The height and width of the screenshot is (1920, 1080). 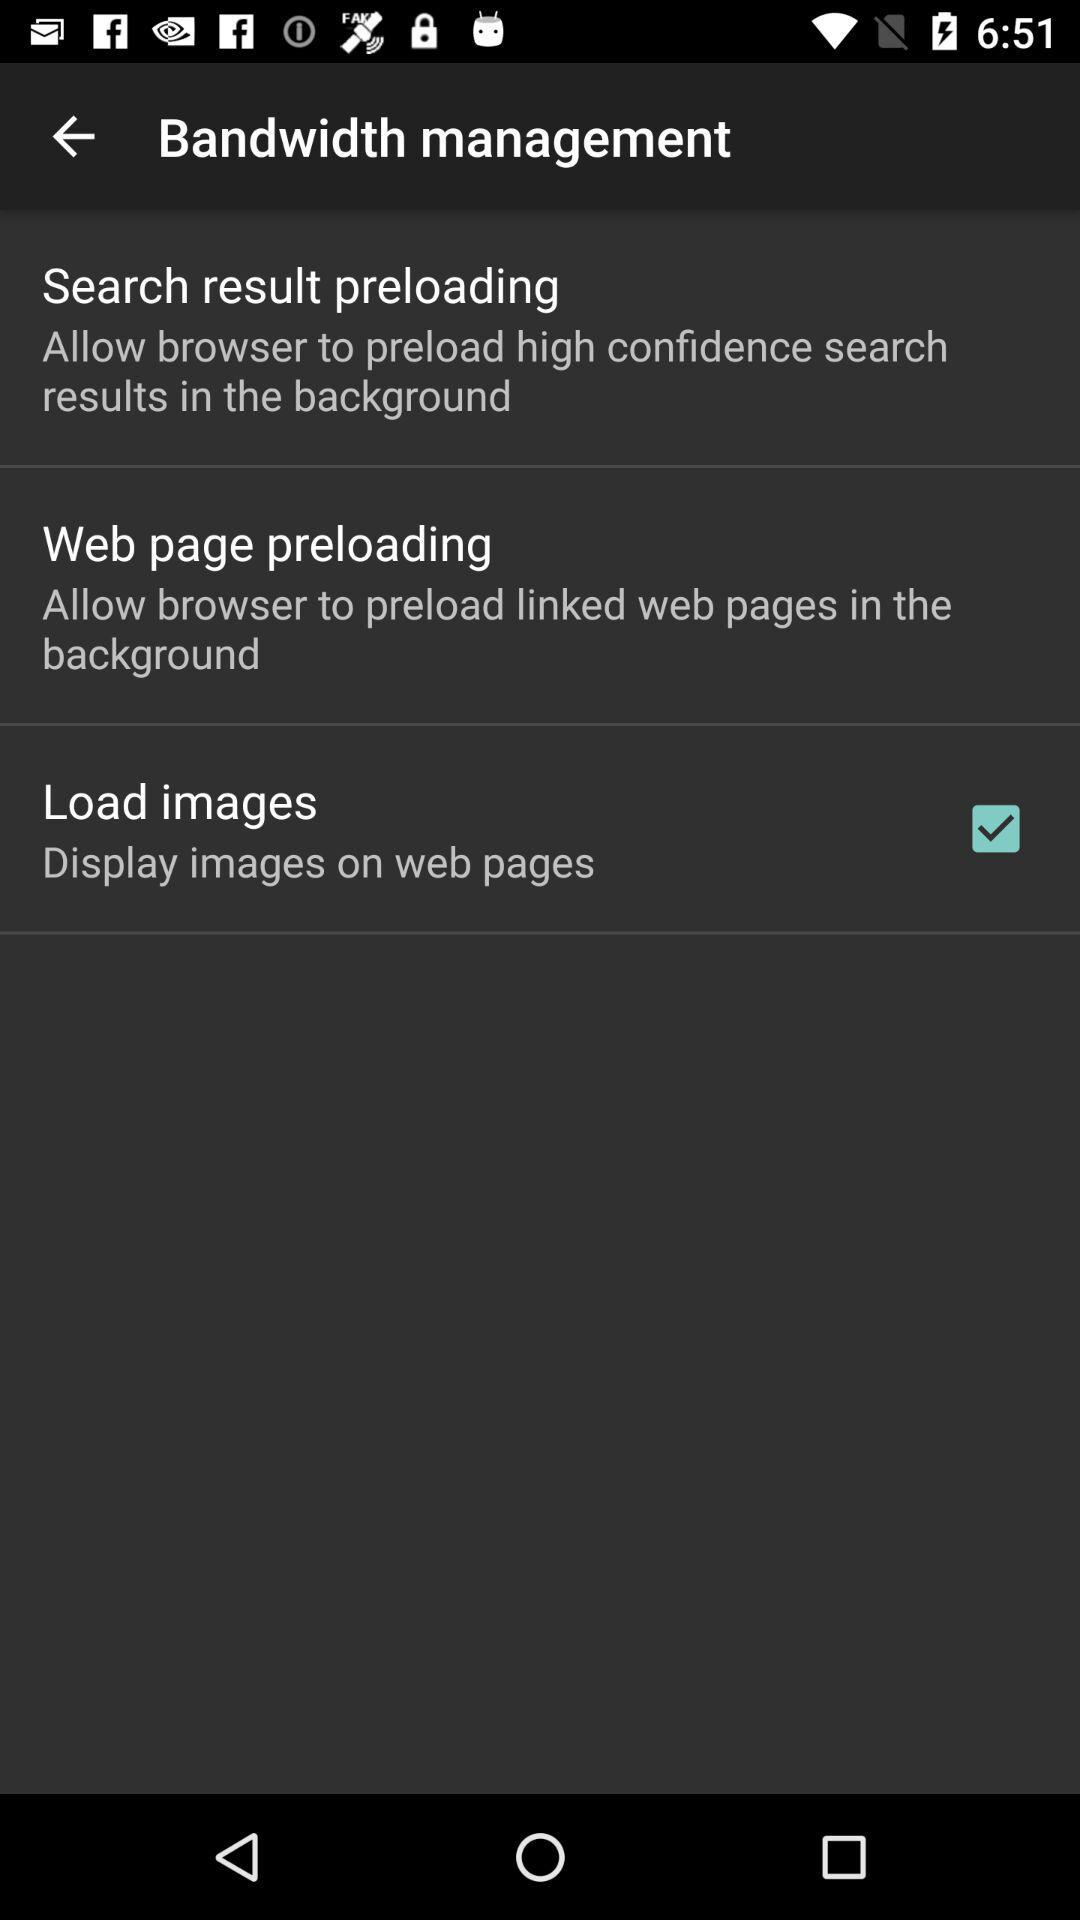 What do you see at coordinates (72, 135) in the screenshot?
I see `the icon to the left of the bandwidth management app` at bounding box center [72, 135].